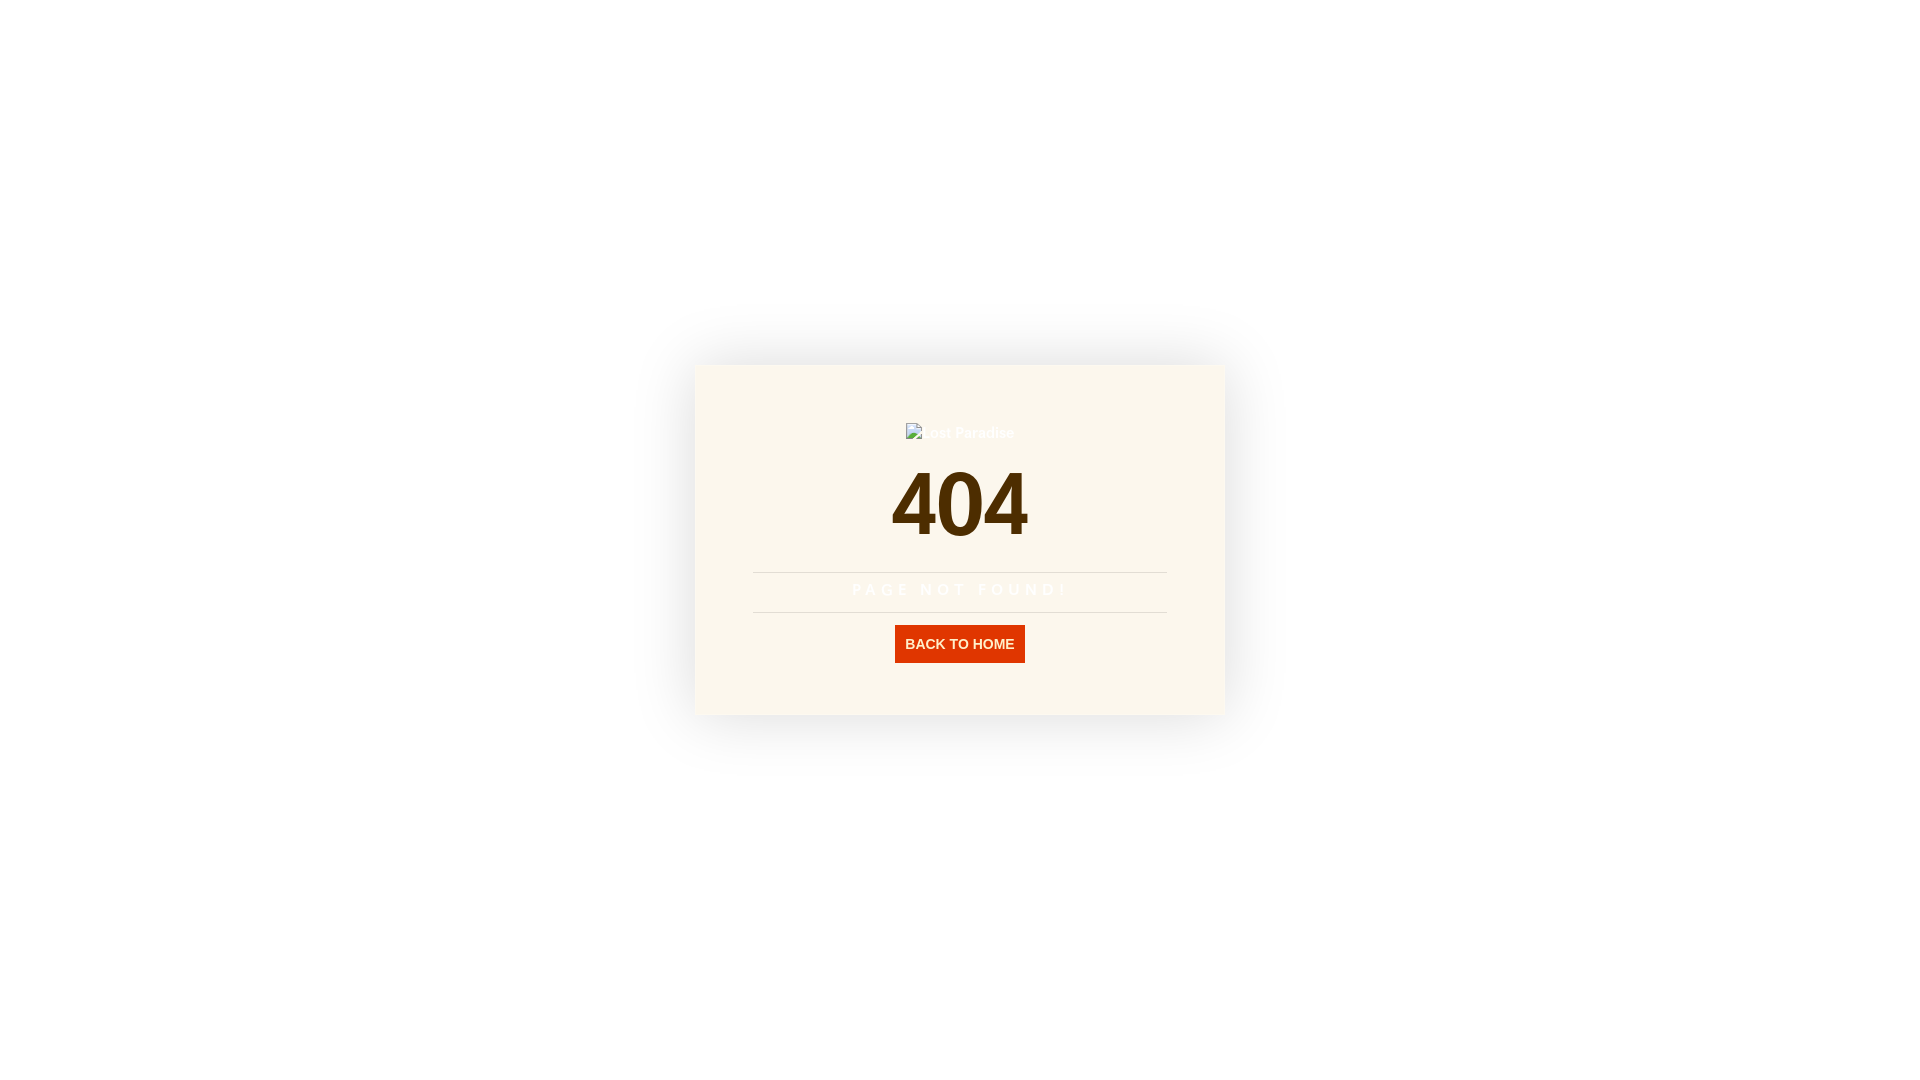 The height and width of the screenshot is (1080, 1920). I want to click on 'BACK TO HOME', so click(958, 643).